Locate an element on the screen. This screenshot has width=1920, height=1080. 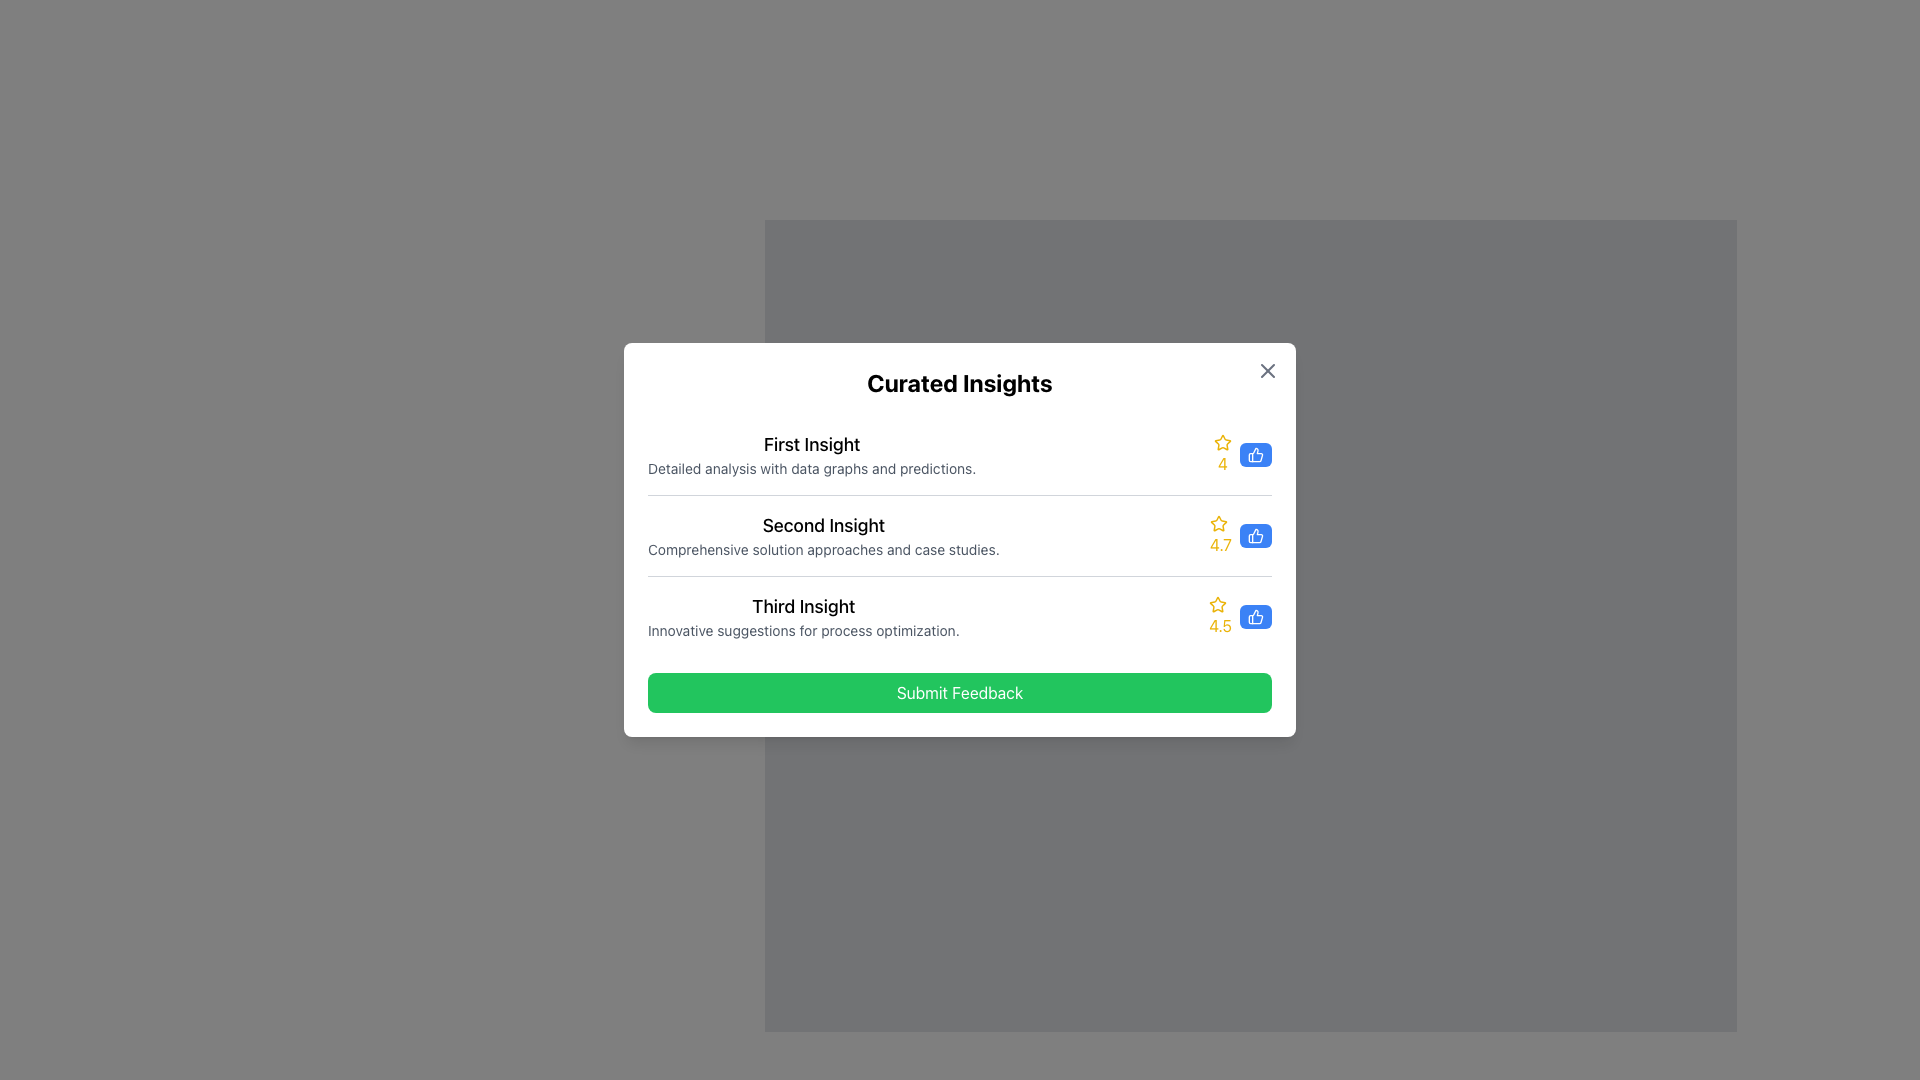
the descriptive text element that provides information about the 'Third Insight', which is positioned below the 'Third Insight' text and above the 'Submit Feedback' button is located at coordinates (803, 631).